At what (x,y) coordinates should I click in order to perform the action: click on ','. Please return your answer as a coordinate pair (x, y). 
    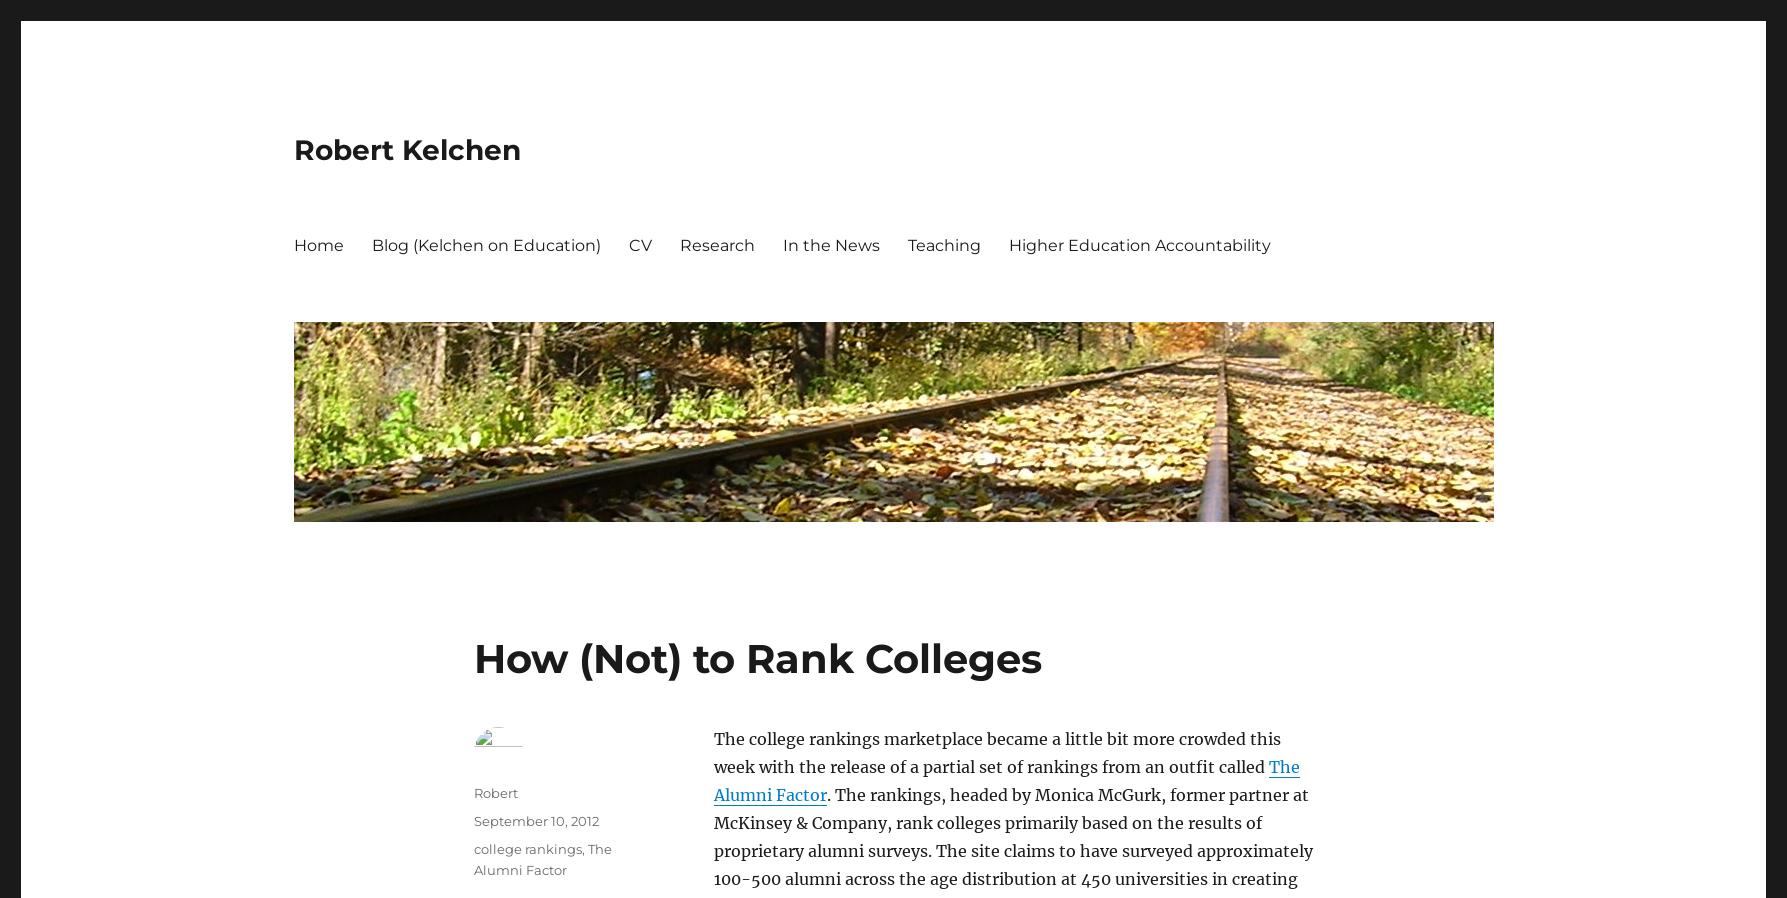
    Looking at the image, I should click on (582, 848).